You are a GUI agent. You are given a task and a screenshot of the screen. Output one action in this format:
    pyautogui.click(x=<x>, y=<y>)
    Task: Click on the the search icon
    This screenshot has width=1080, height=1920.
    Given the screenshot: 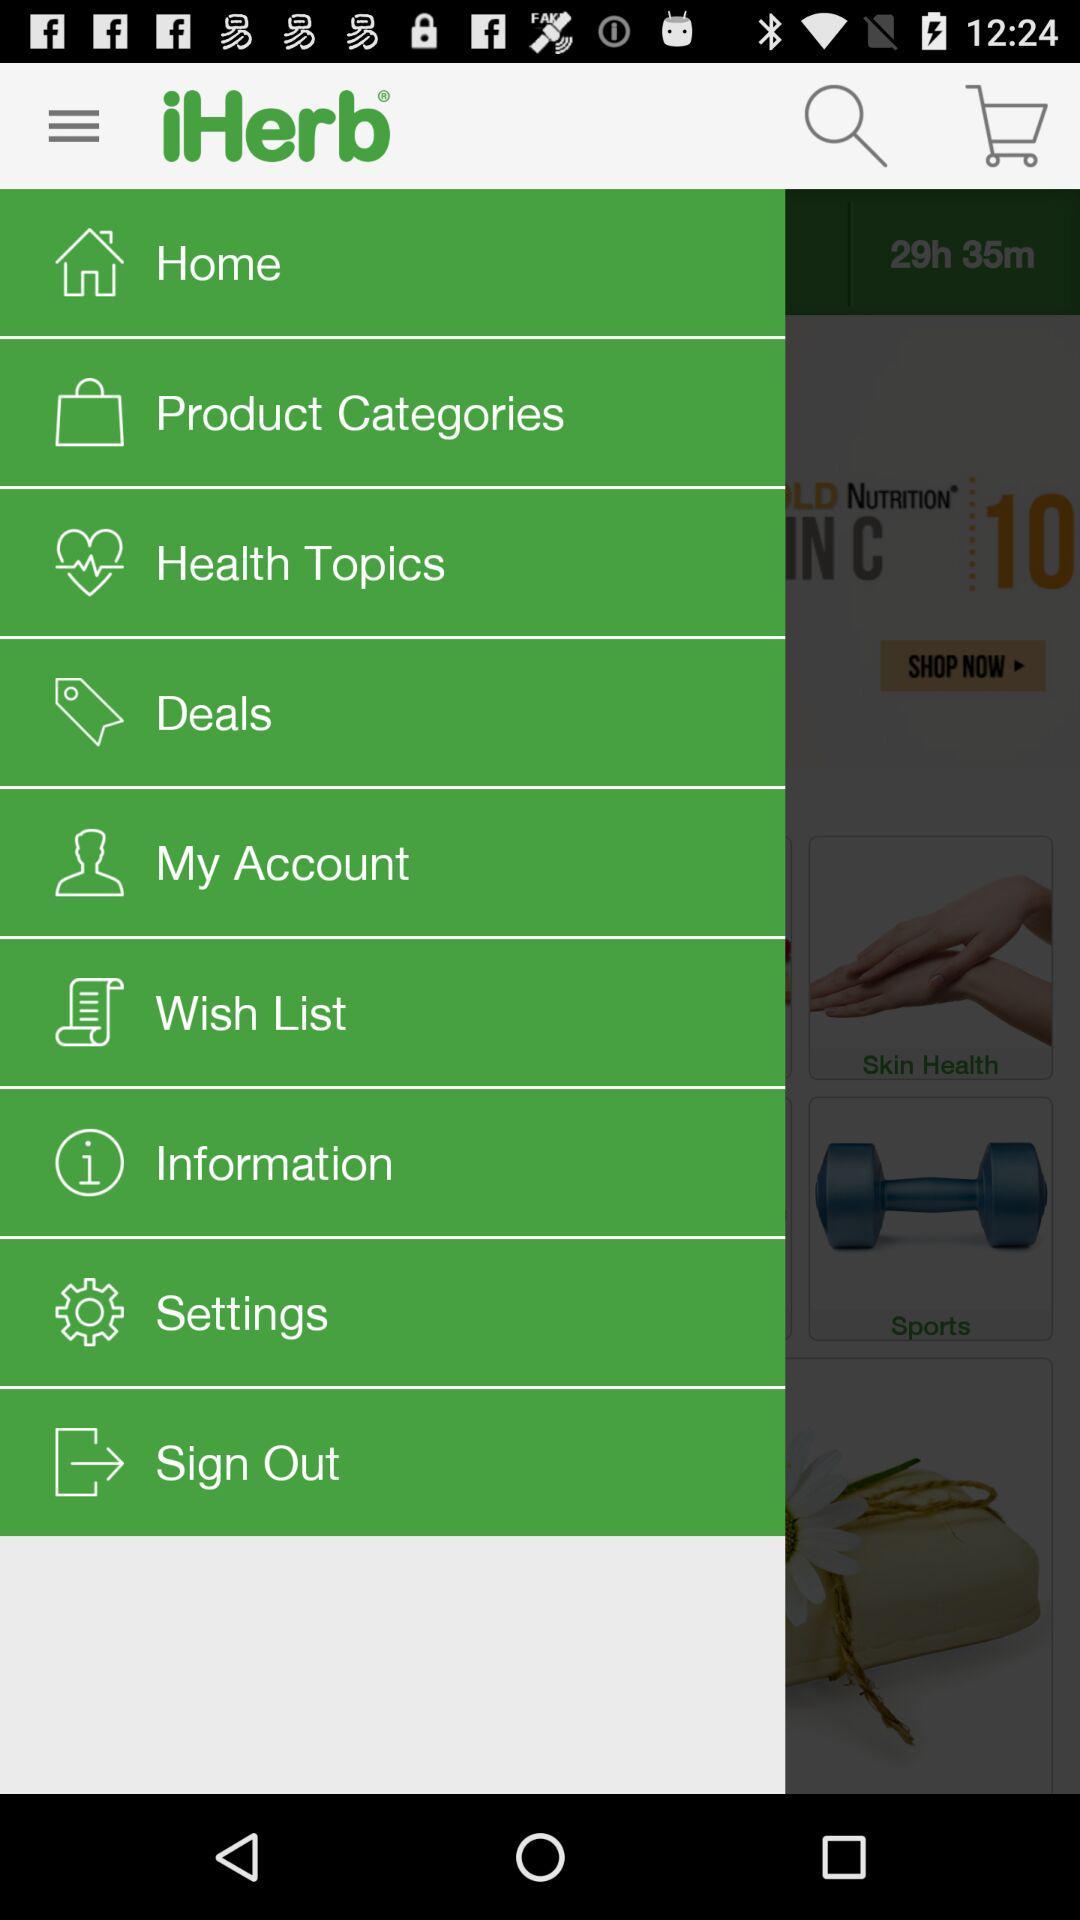 What is the action you would take?
    pyautogui.click(x=845, y=133)
    